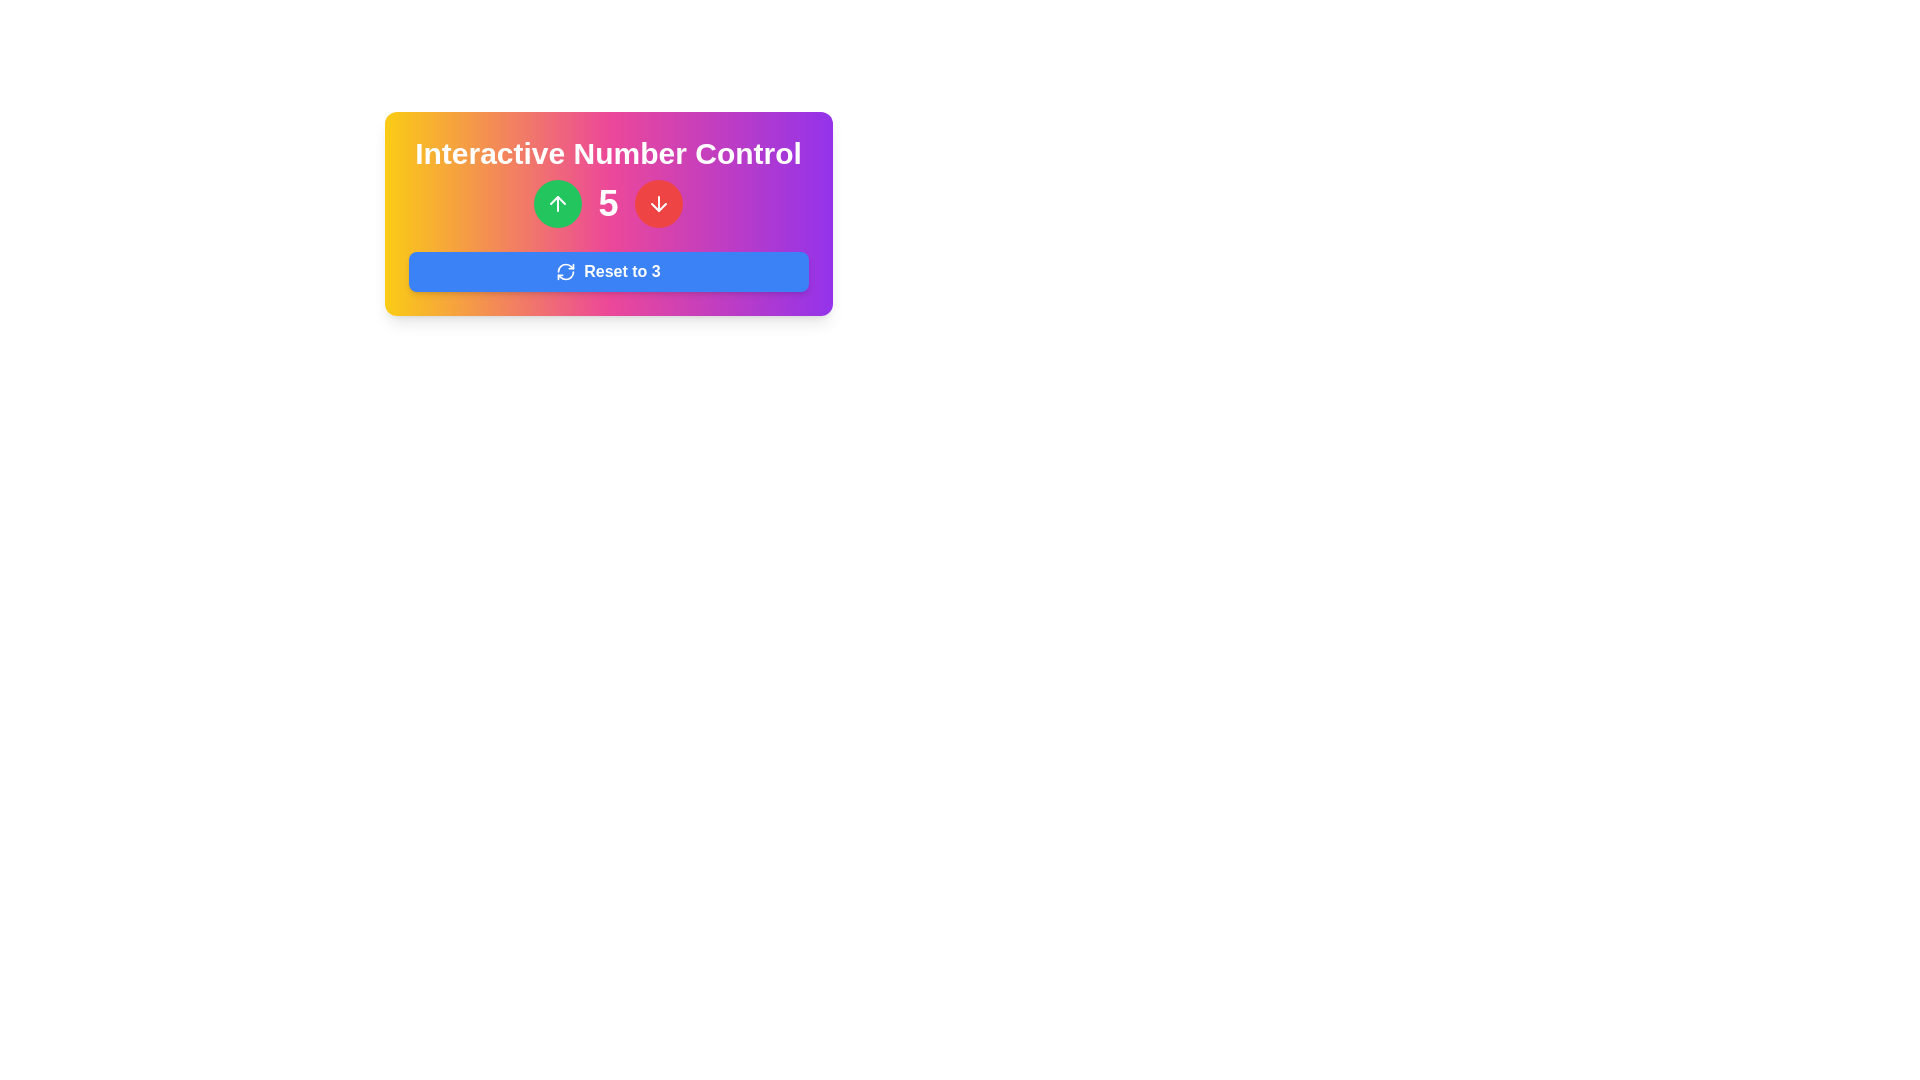  What do you see at coordinates (607, 153) in the screenshot?
I see `the title text of the interactive number control system located at the topmost section of the card with a gradient background transitioning from yellow to purple` at bounding box center [607, 153].